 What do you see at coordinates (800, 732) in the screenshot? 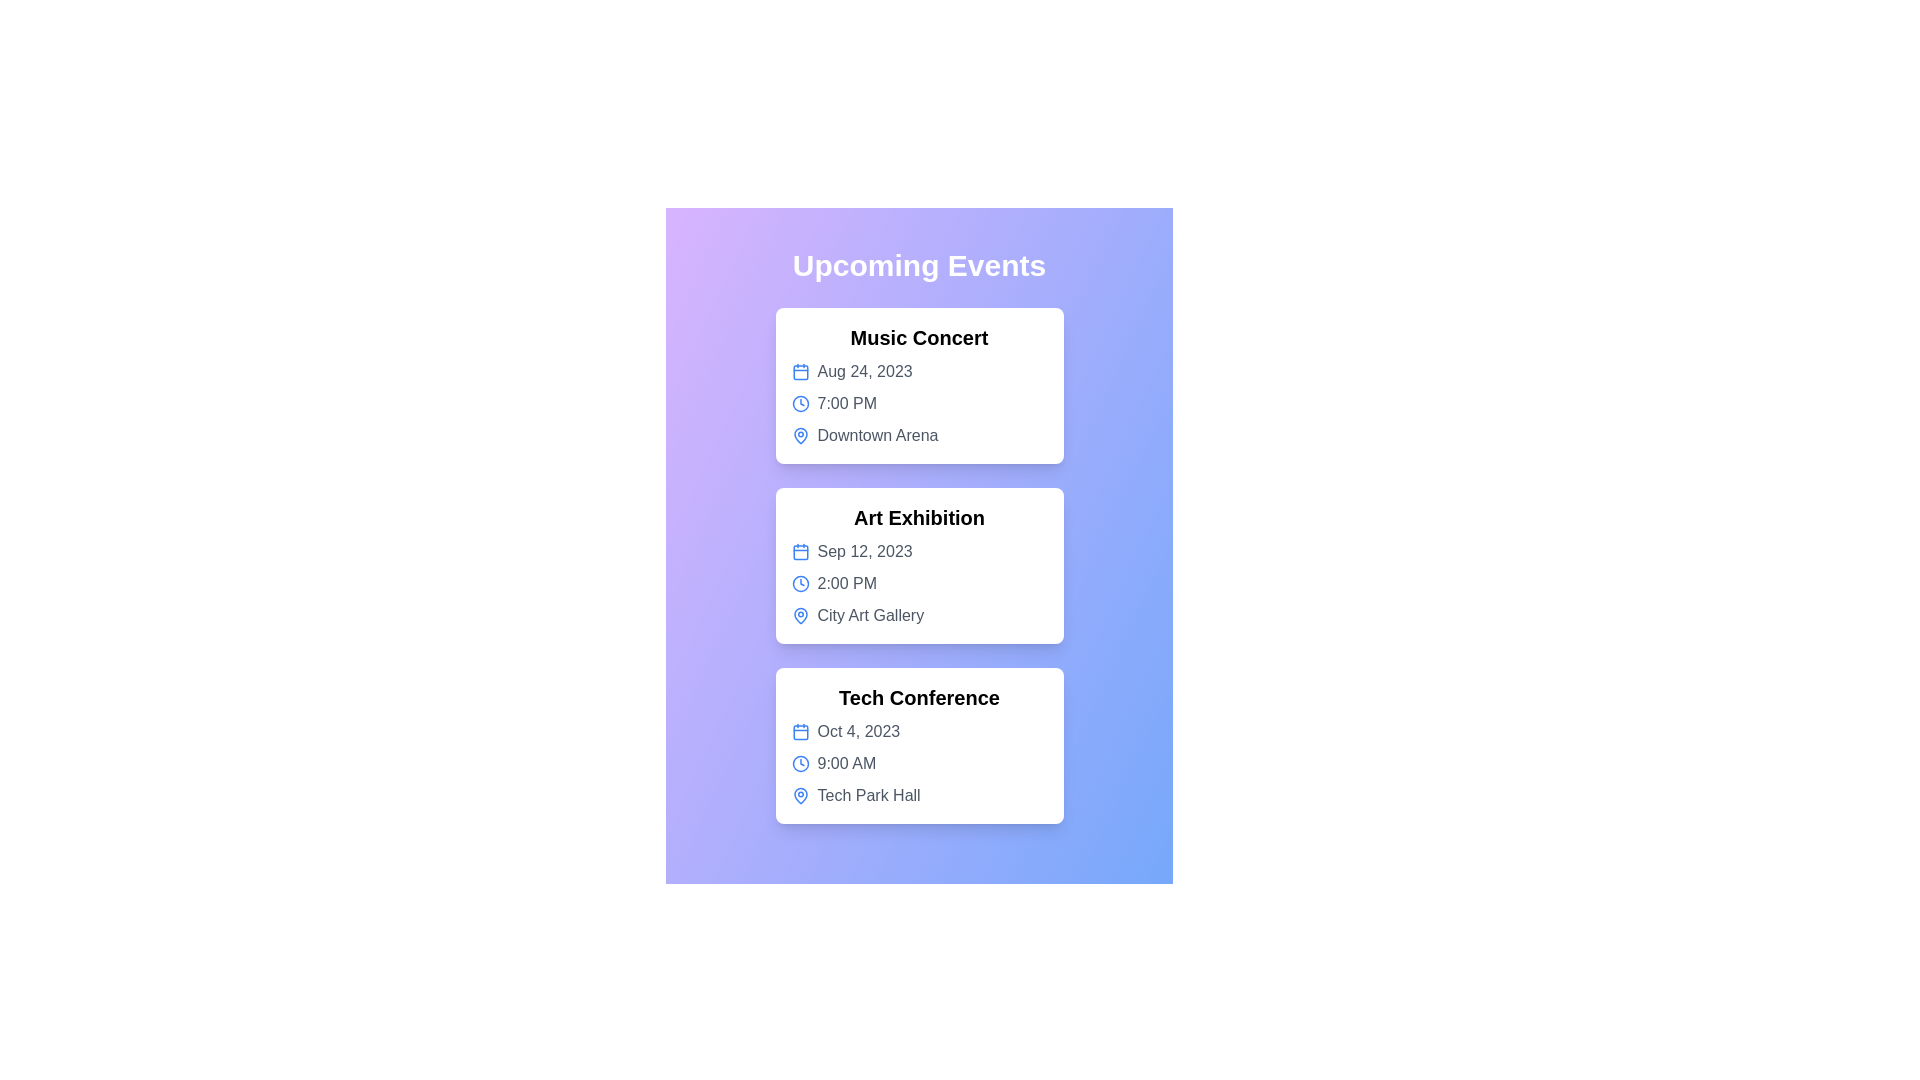
I see `the background rectangle of the calendar icon representing the date section of the 'Tech Conference' event` at bounding box center [800, 732].